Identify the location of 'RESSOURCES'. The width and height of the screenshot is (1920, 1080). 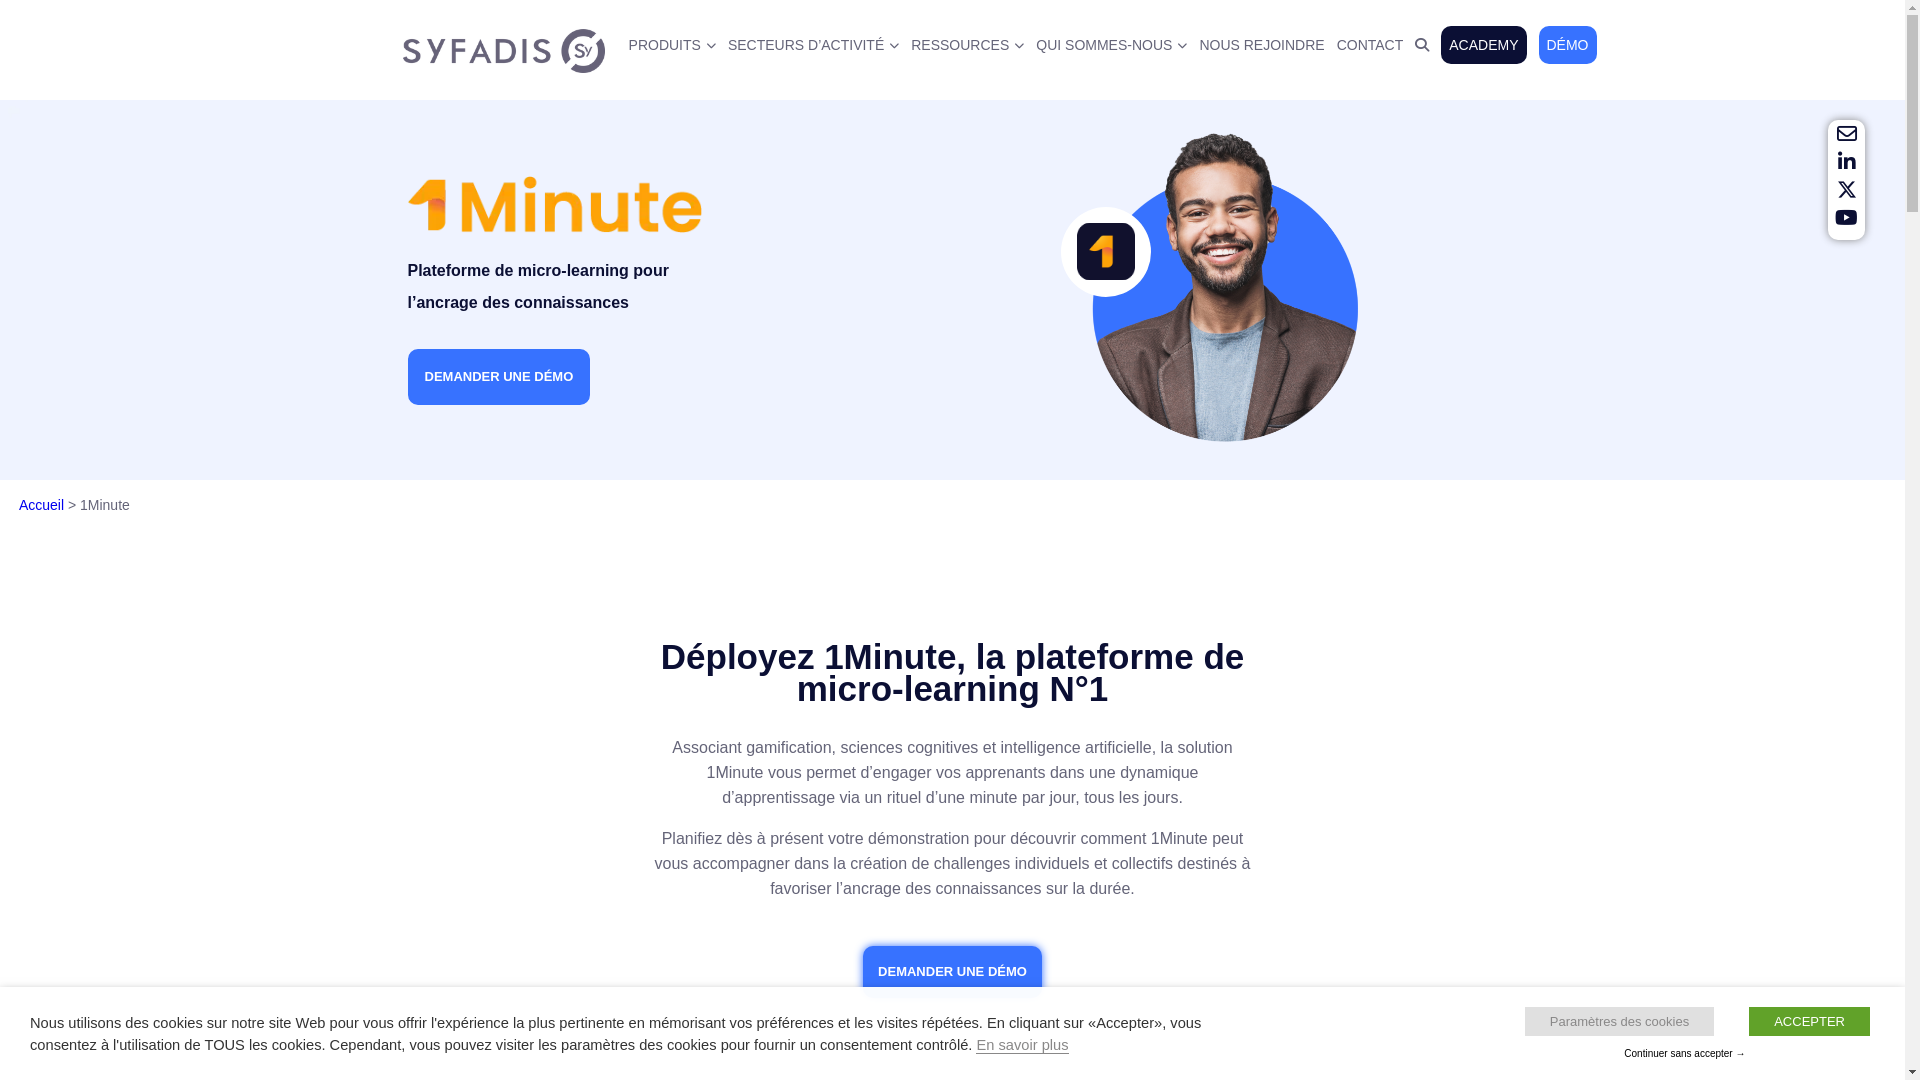
(967, 45).